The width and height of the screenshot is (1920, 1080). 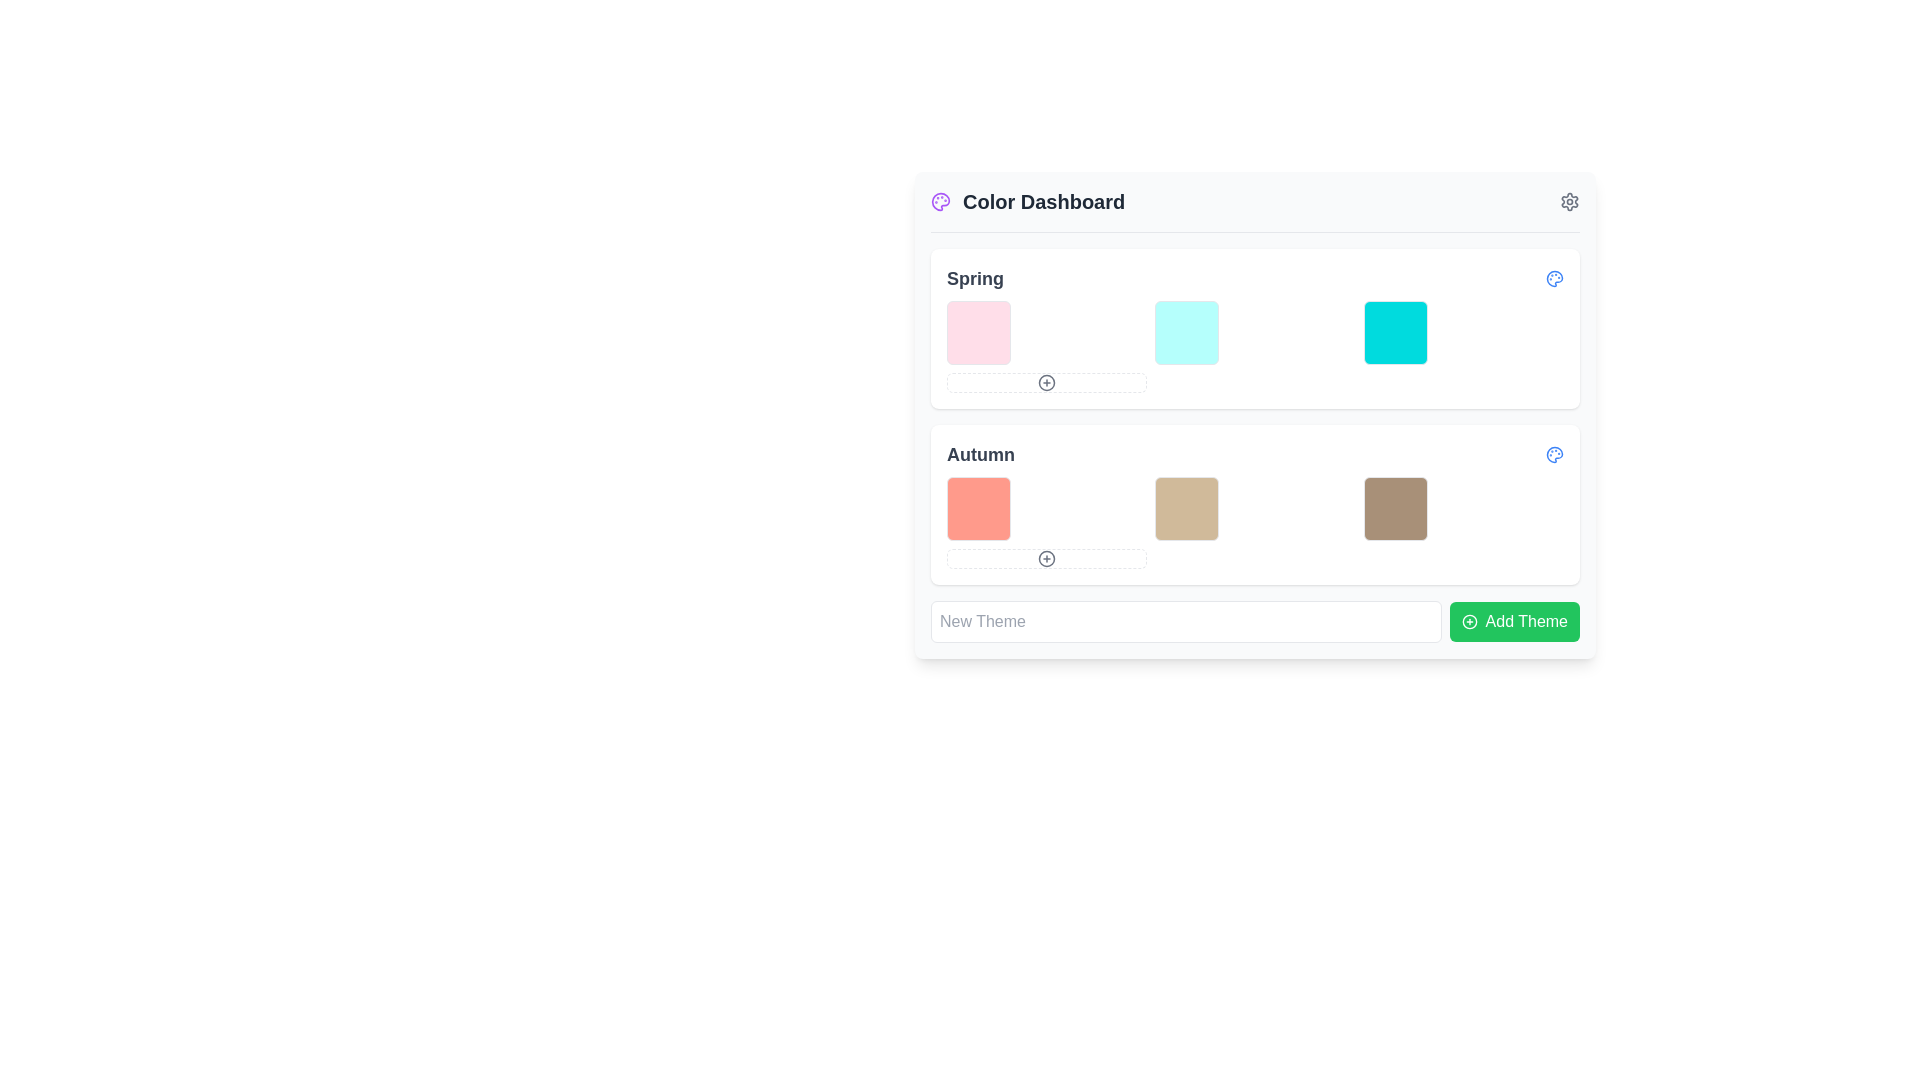 I want to click on the palette icon representing the theme or color selection in the 'Autumn' section, positioned to the right of the 'Autumn' label, so click(x=1554, y=455).